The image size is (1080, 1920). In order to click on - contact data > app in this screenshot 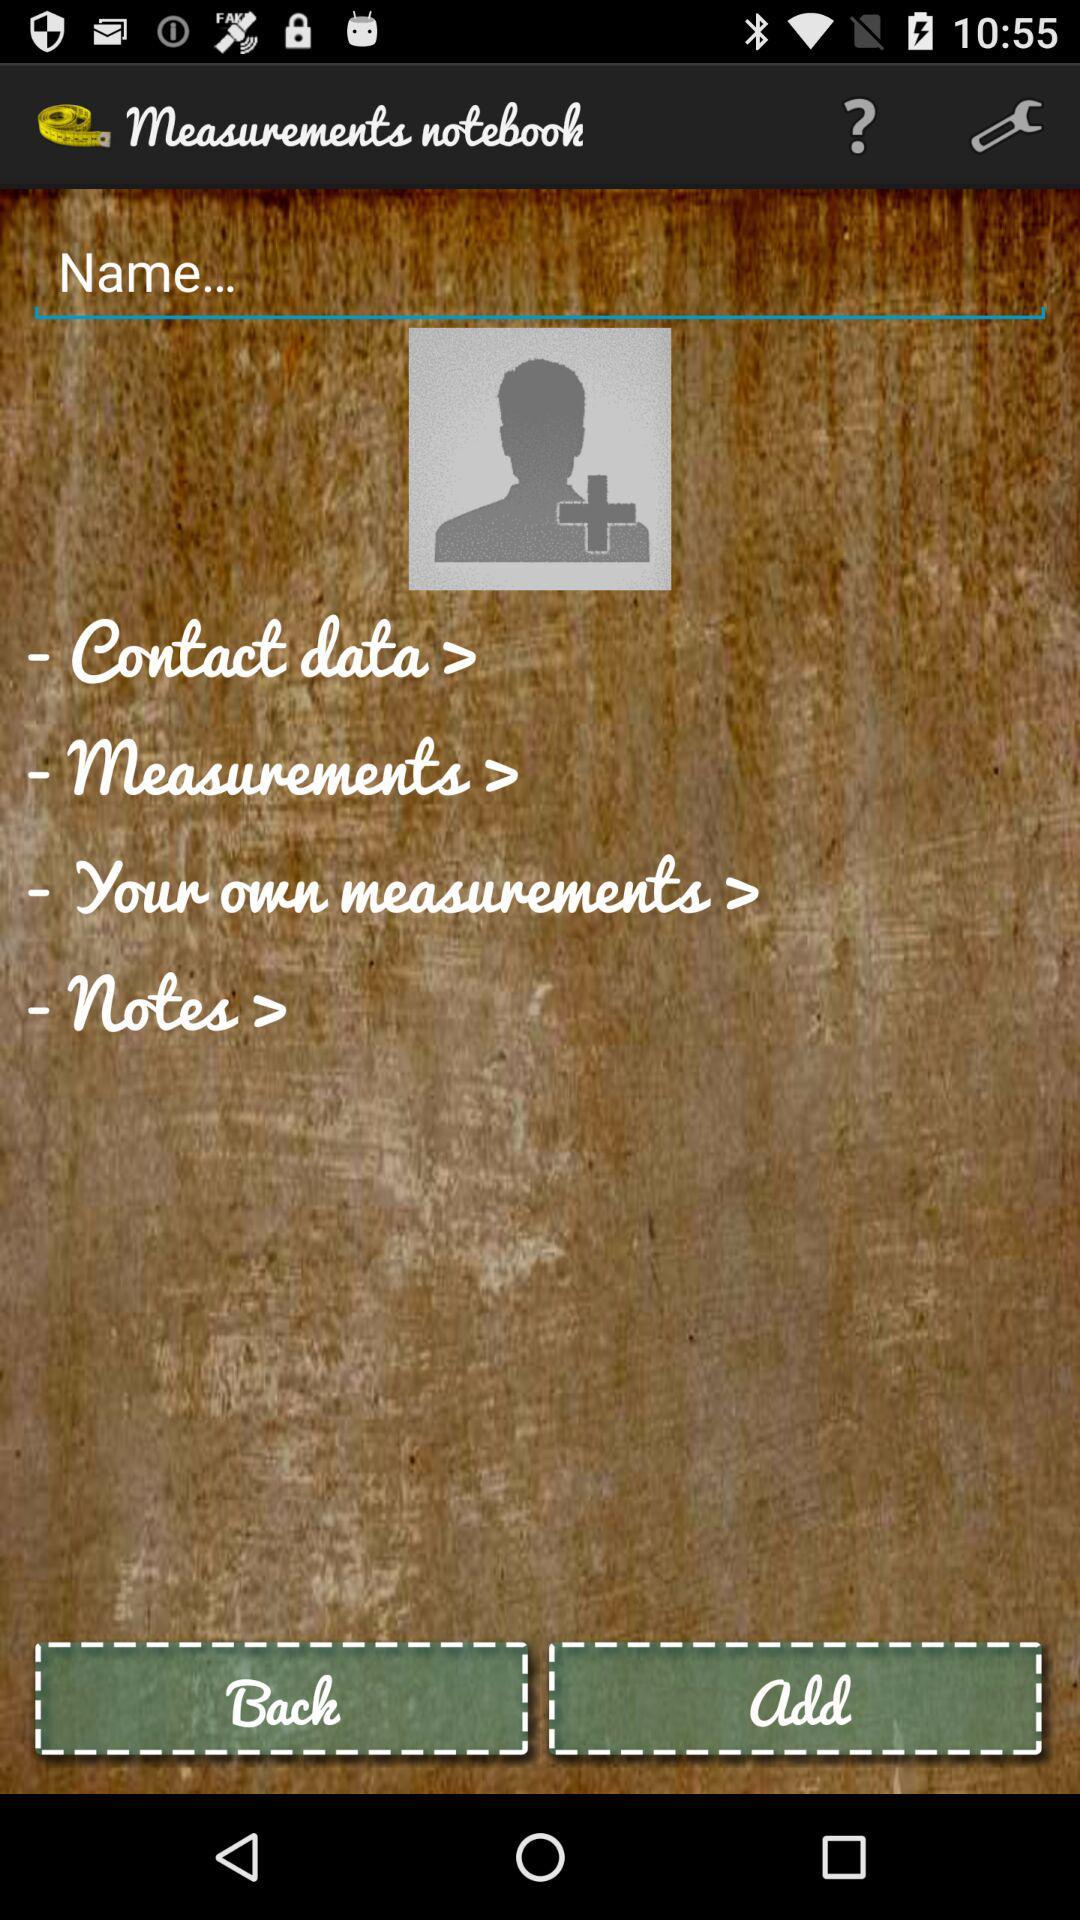, I will do `click(250, 649)`.